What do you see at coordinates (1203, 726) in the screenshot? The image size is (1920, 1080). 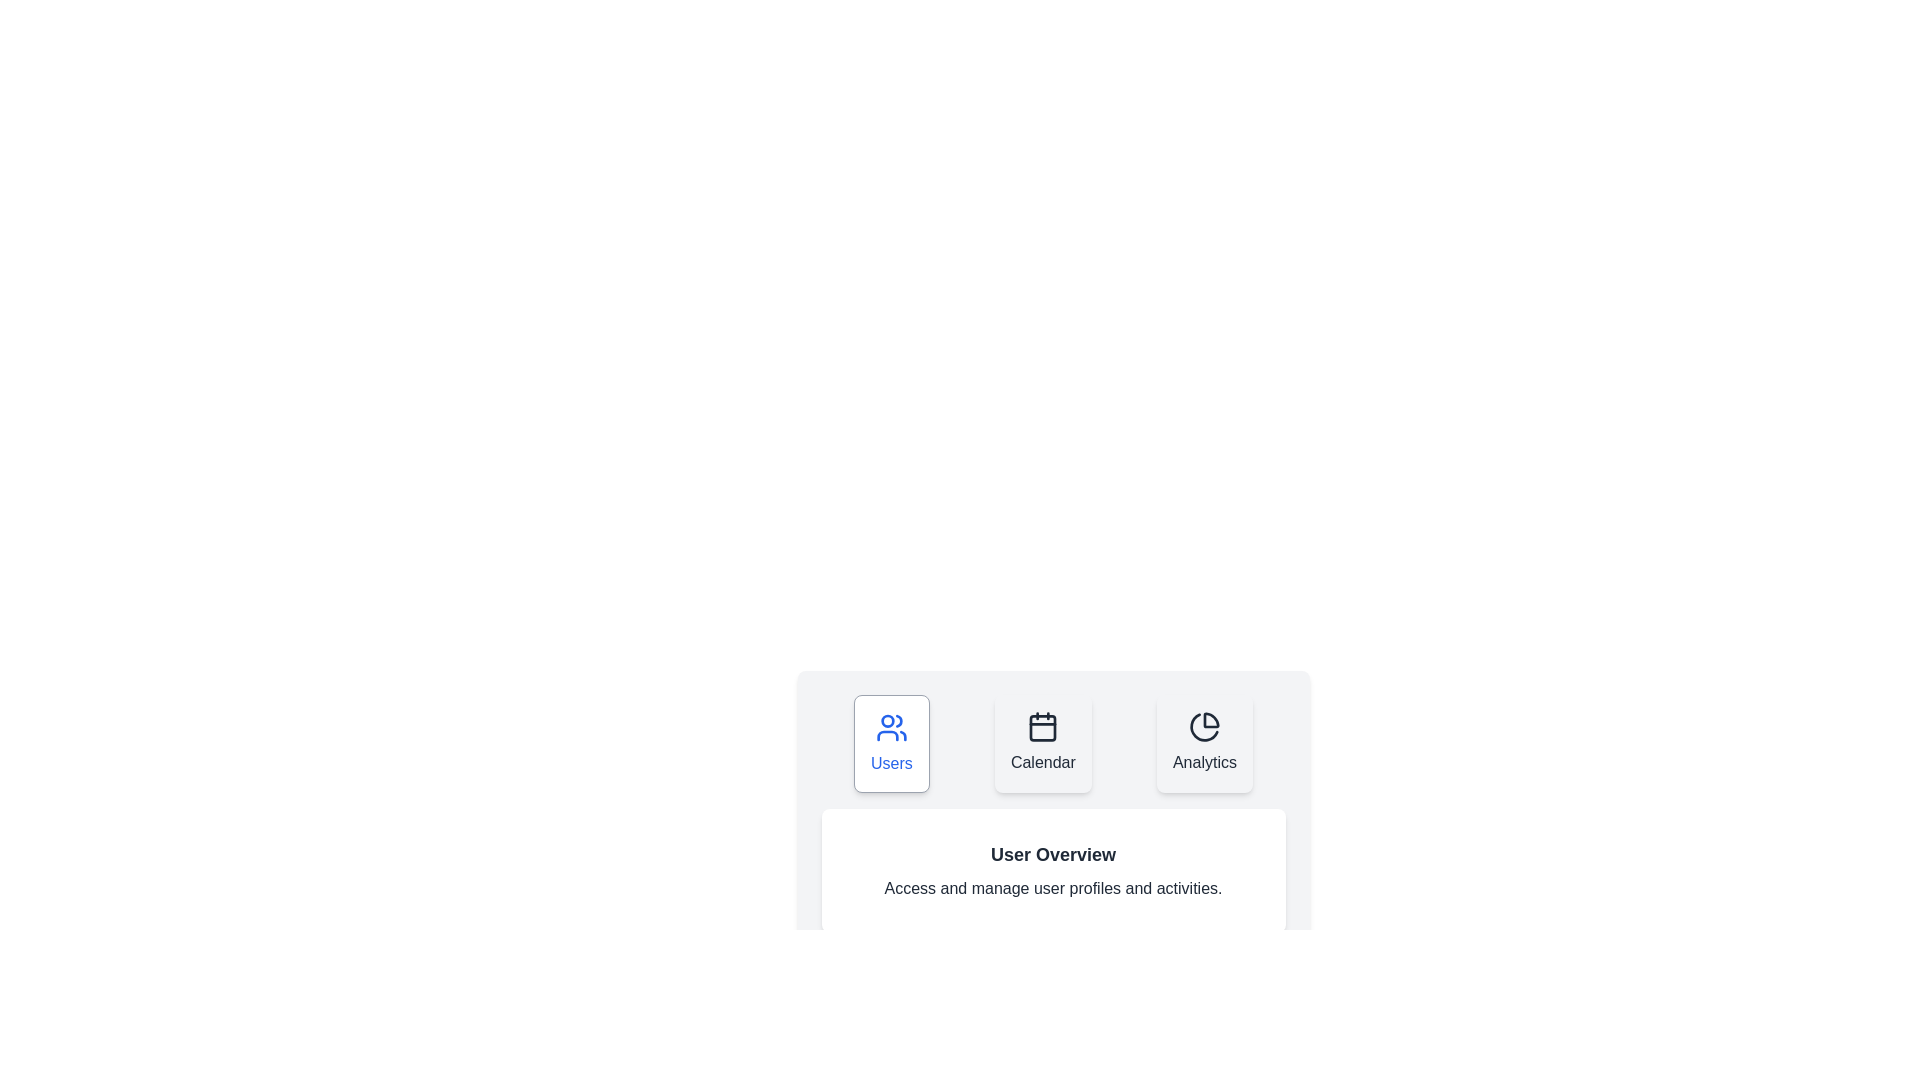 I see `the 'Analytics' icon located within the 'Analytics' button, which is the third item in a horizontal row of user options` at bounding box center [1203, 726].